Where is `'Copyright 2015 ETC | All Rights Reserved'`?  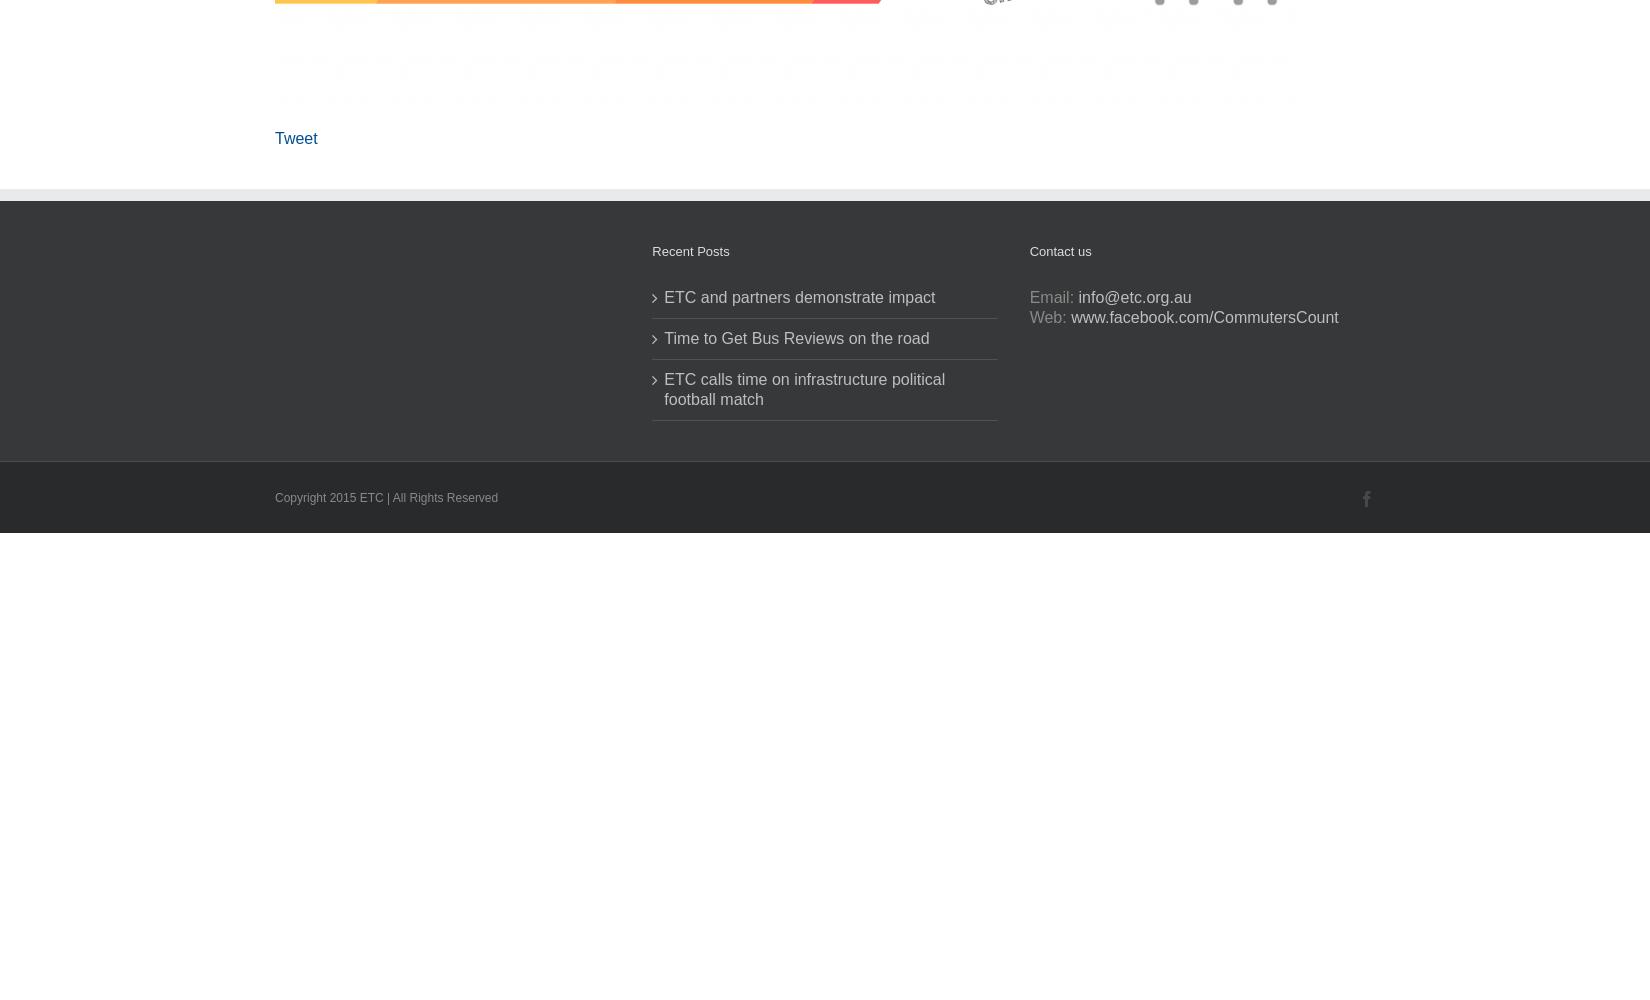 'Copyright 2015 ETC | All Rights Reserved' is located at coordinates (386, 497).